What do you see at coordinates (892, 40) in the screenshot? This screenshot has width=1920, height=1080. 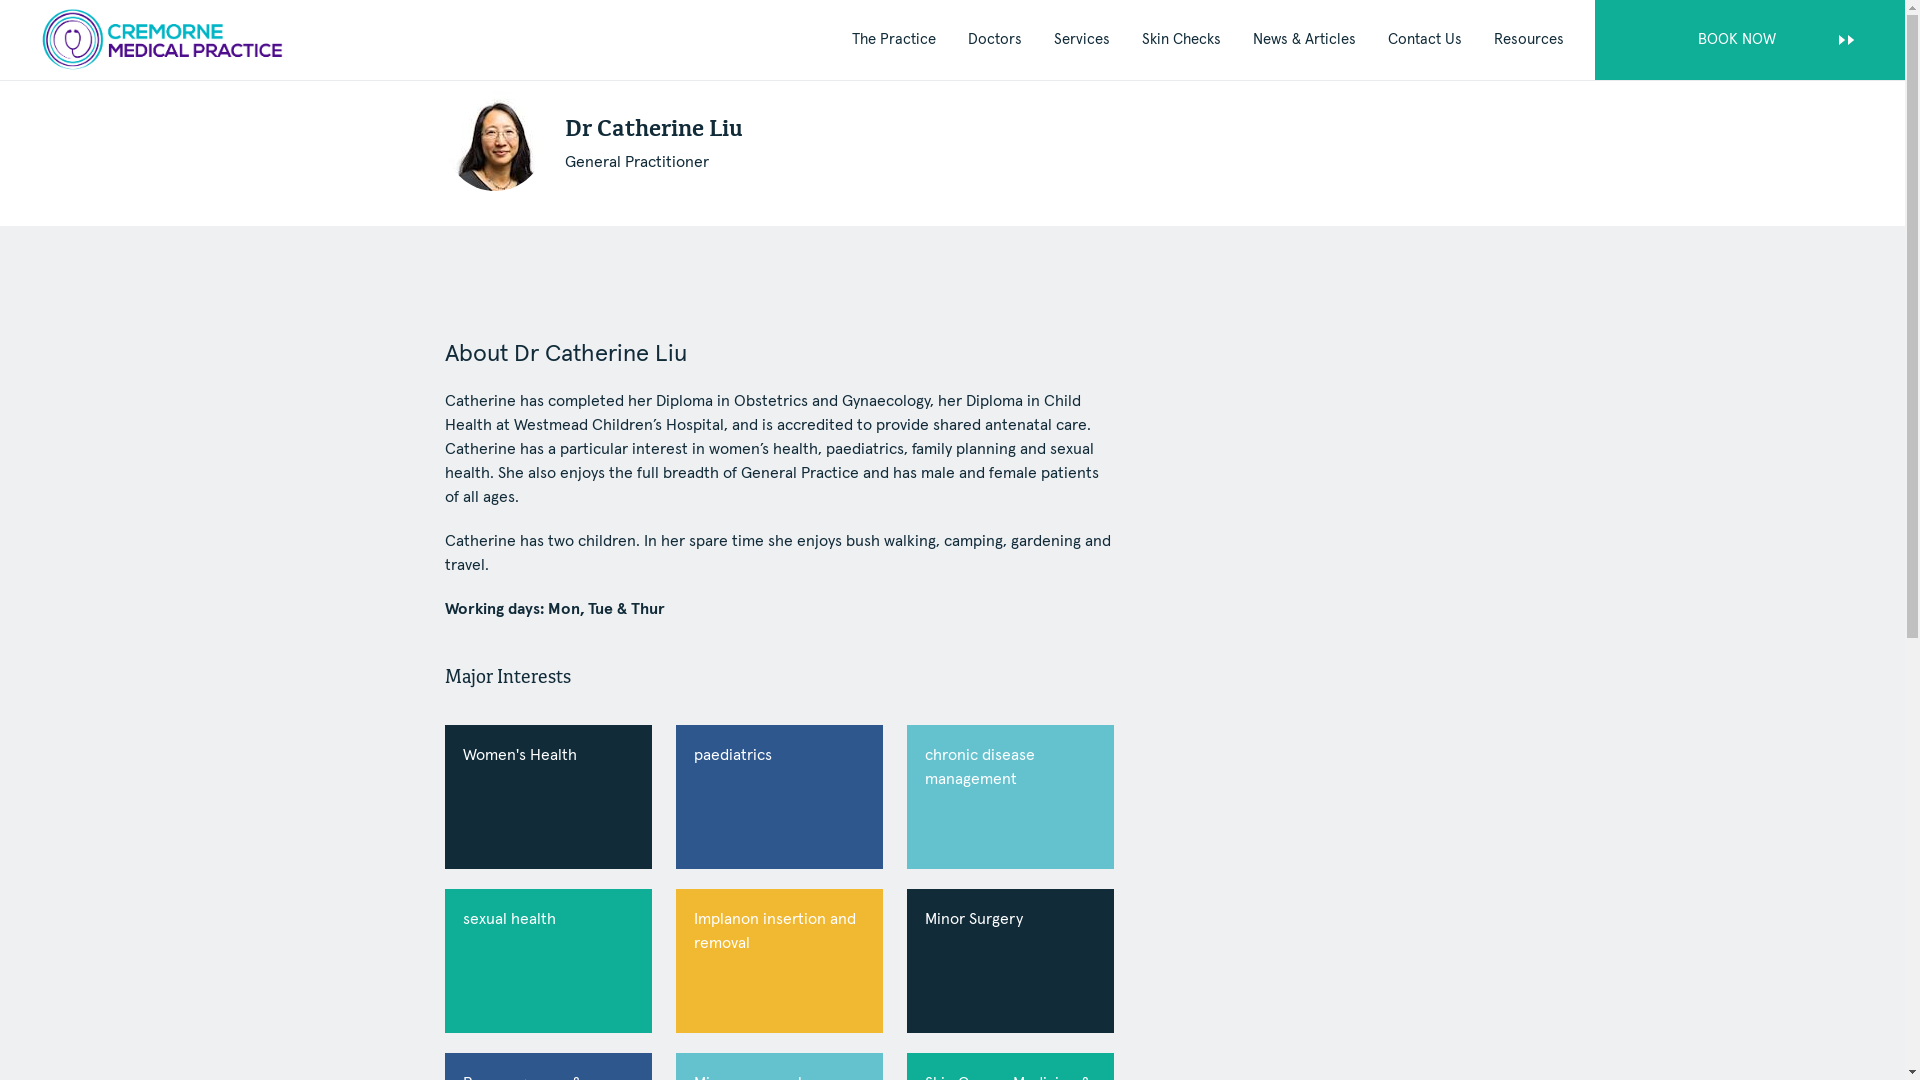 I see `'The Practice'` at bounding box center [892, 40].